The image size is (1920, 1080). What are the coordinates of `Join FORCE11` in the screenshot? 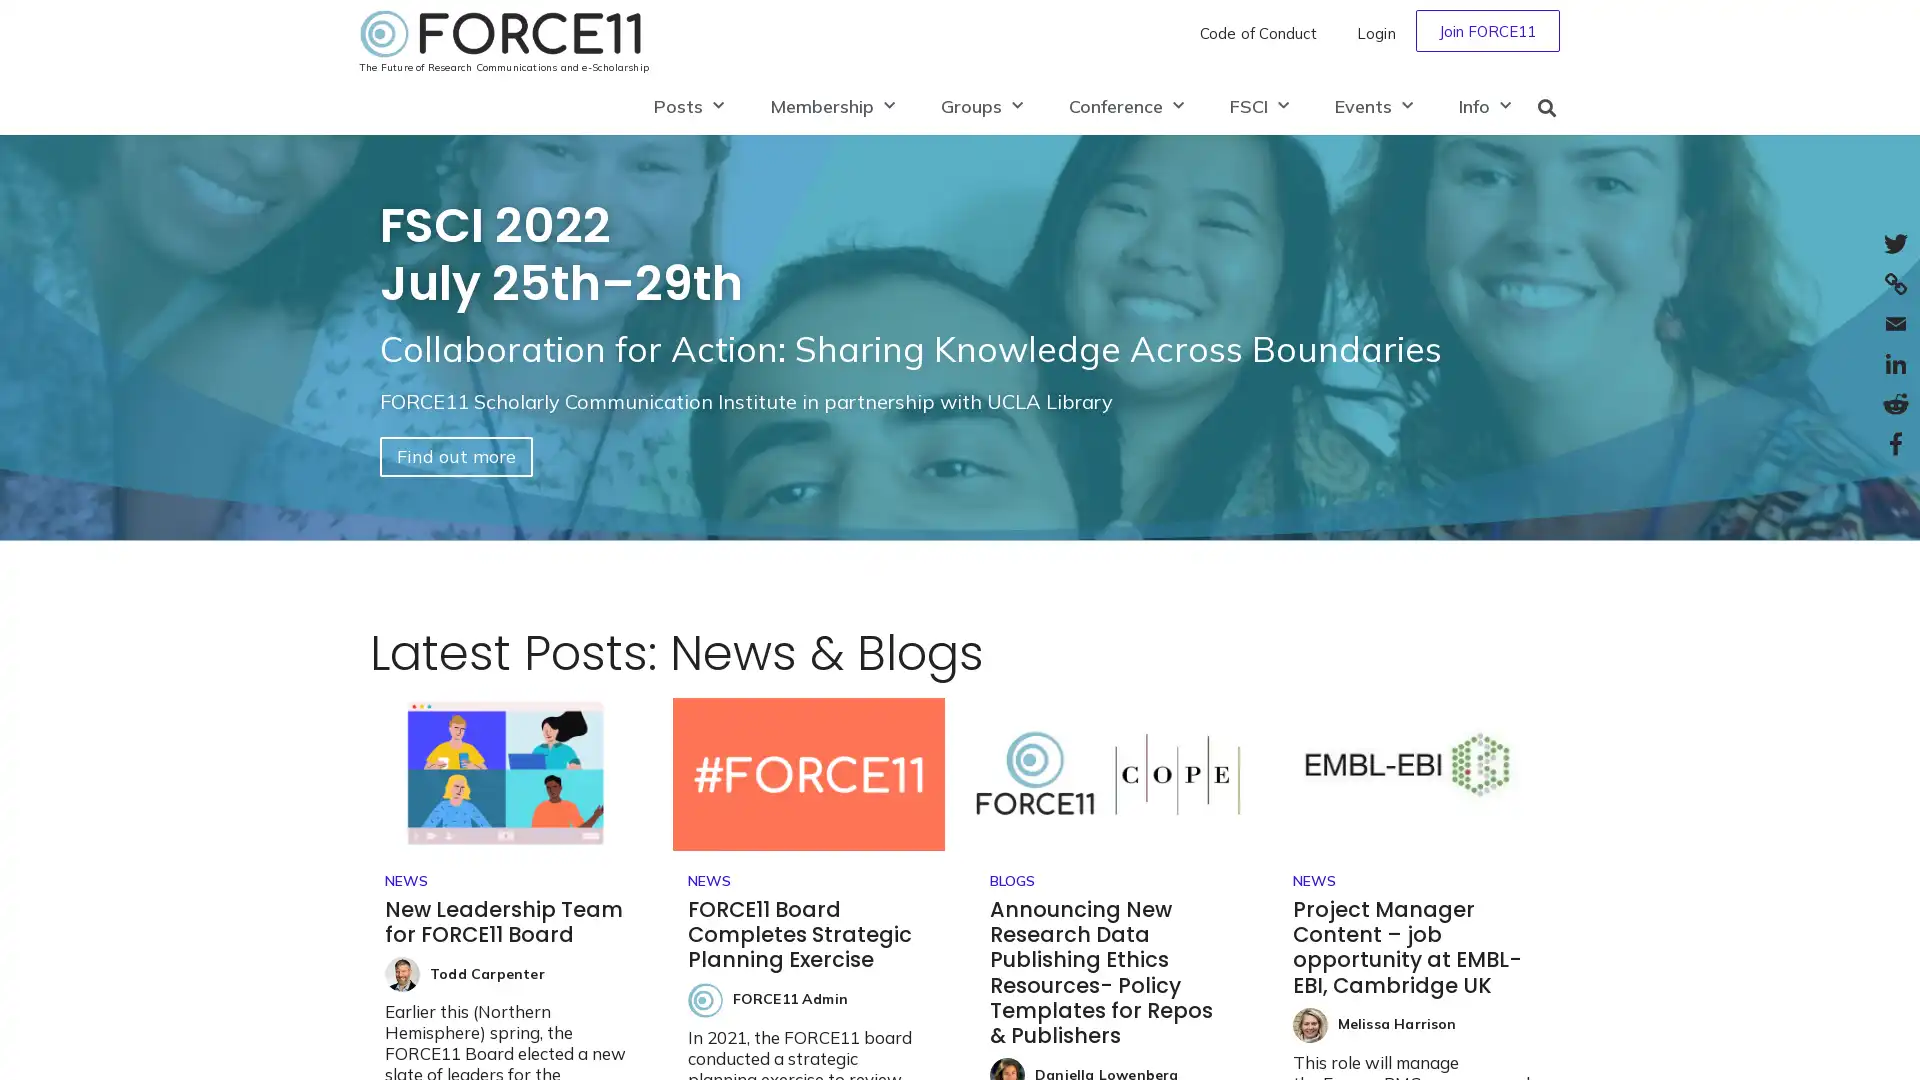 It's located at (1487, 30).